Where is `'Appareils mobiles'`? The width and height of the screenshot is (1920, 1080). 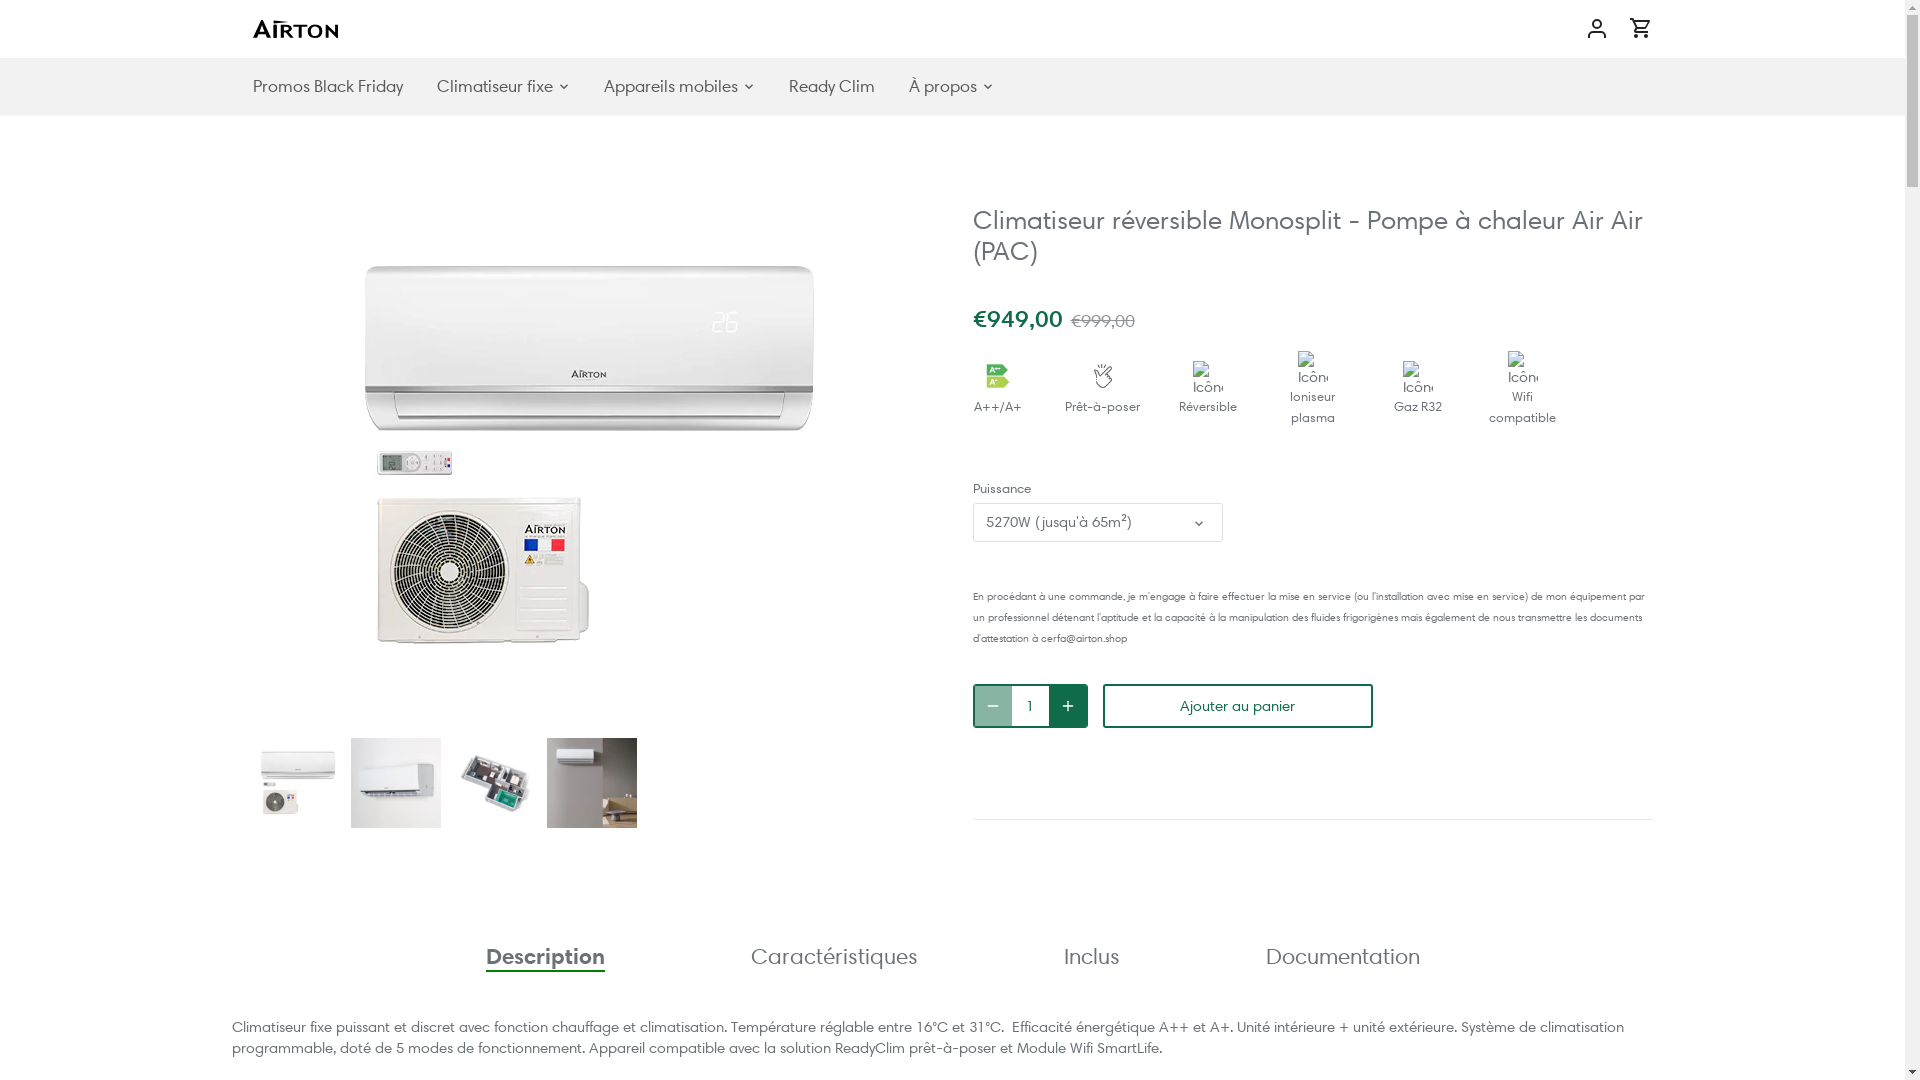
'Appareils mobiles' is located at coordinates (670, 84).